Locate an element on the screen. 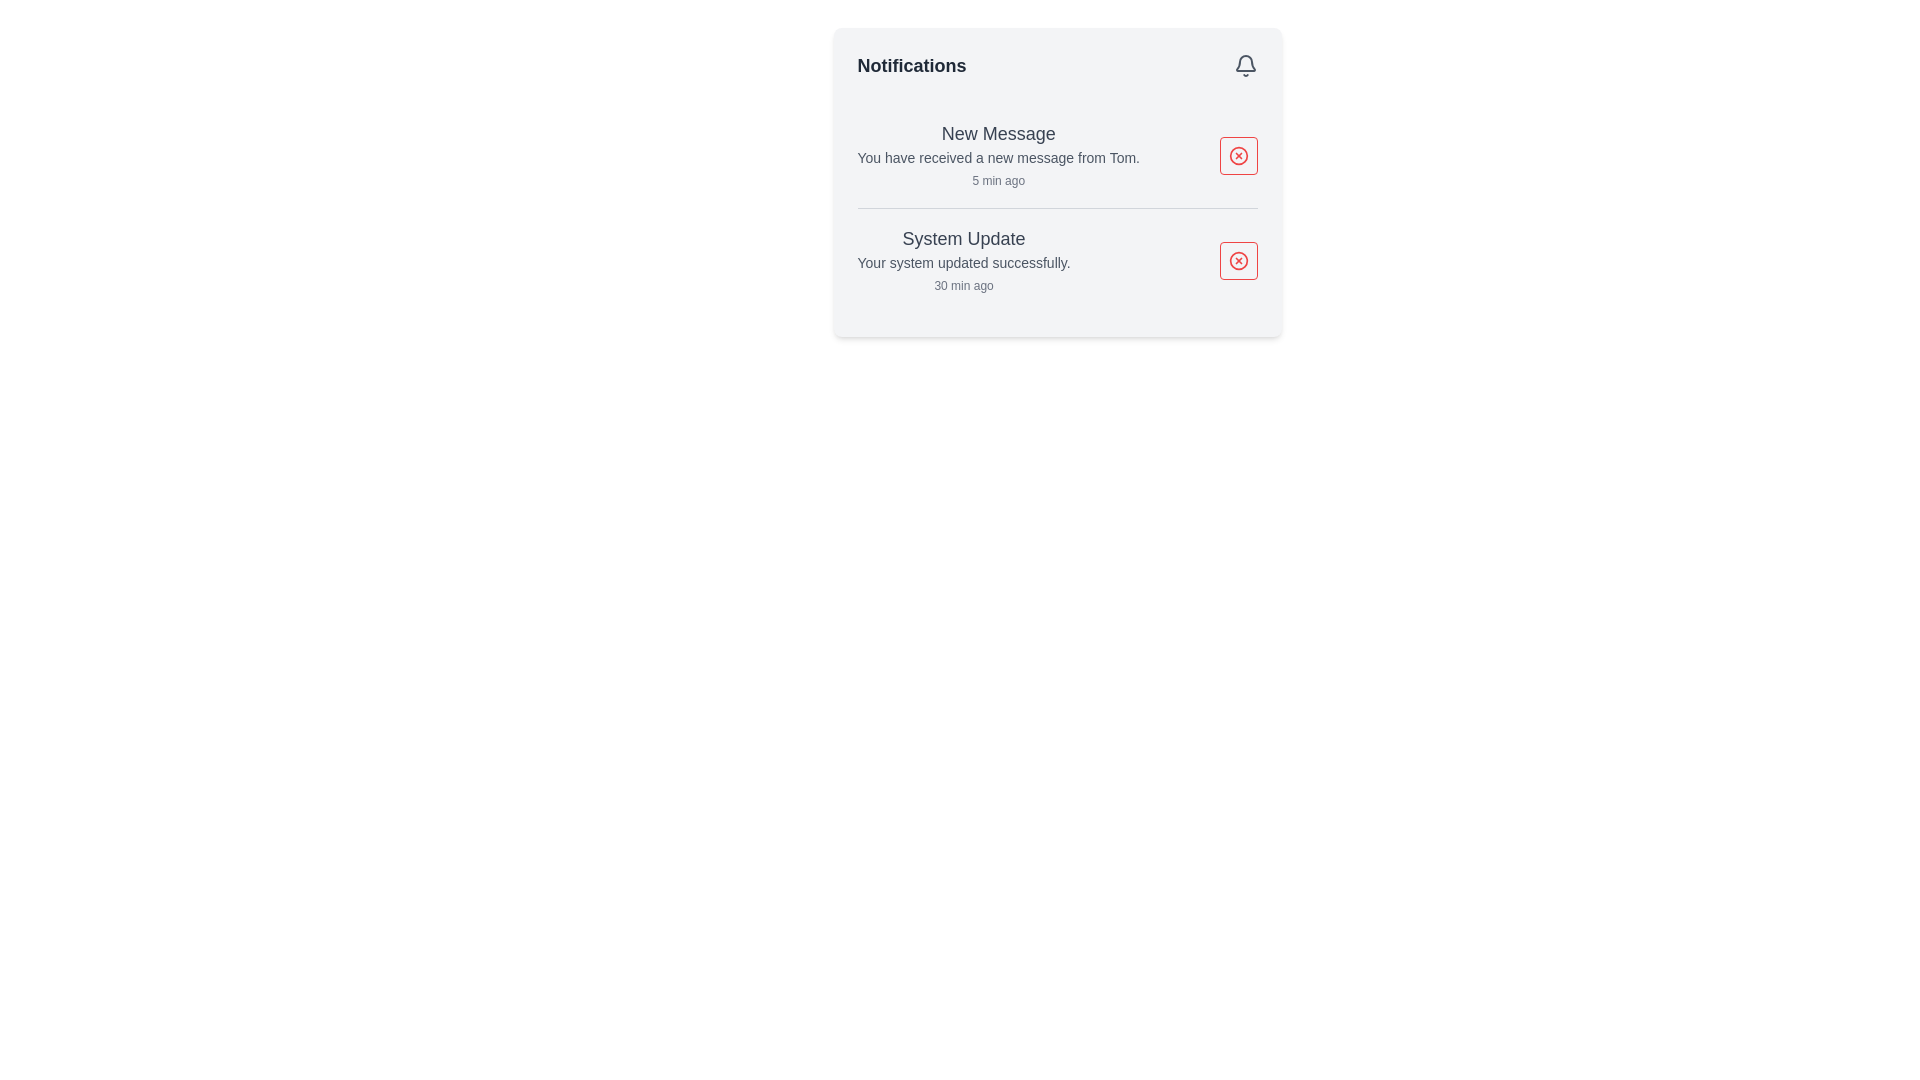 Image resolution: width=1920 pixels, height=1080 pixels. the bell-shaped notification icon located in the top-right corner of the 'Notifications' card is located at coordinates (1244, 64).